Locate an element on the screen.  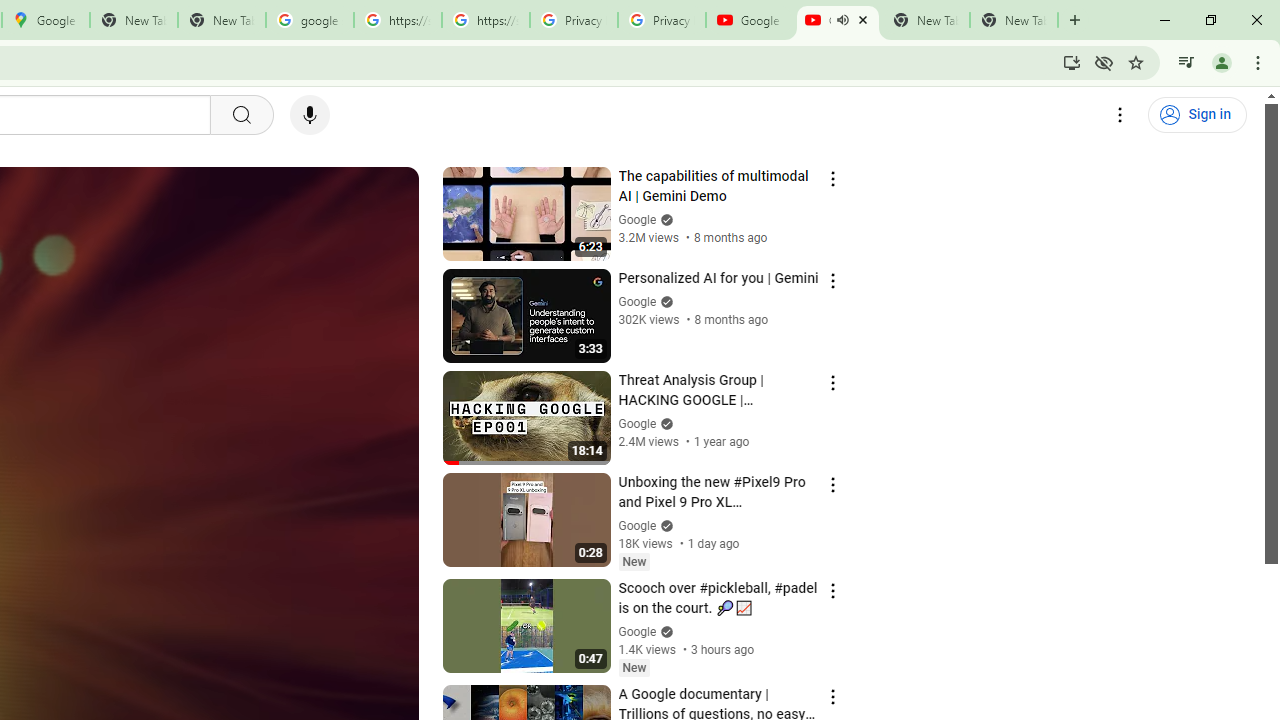
'Search with your voice' is located at coordinates (308, 115).